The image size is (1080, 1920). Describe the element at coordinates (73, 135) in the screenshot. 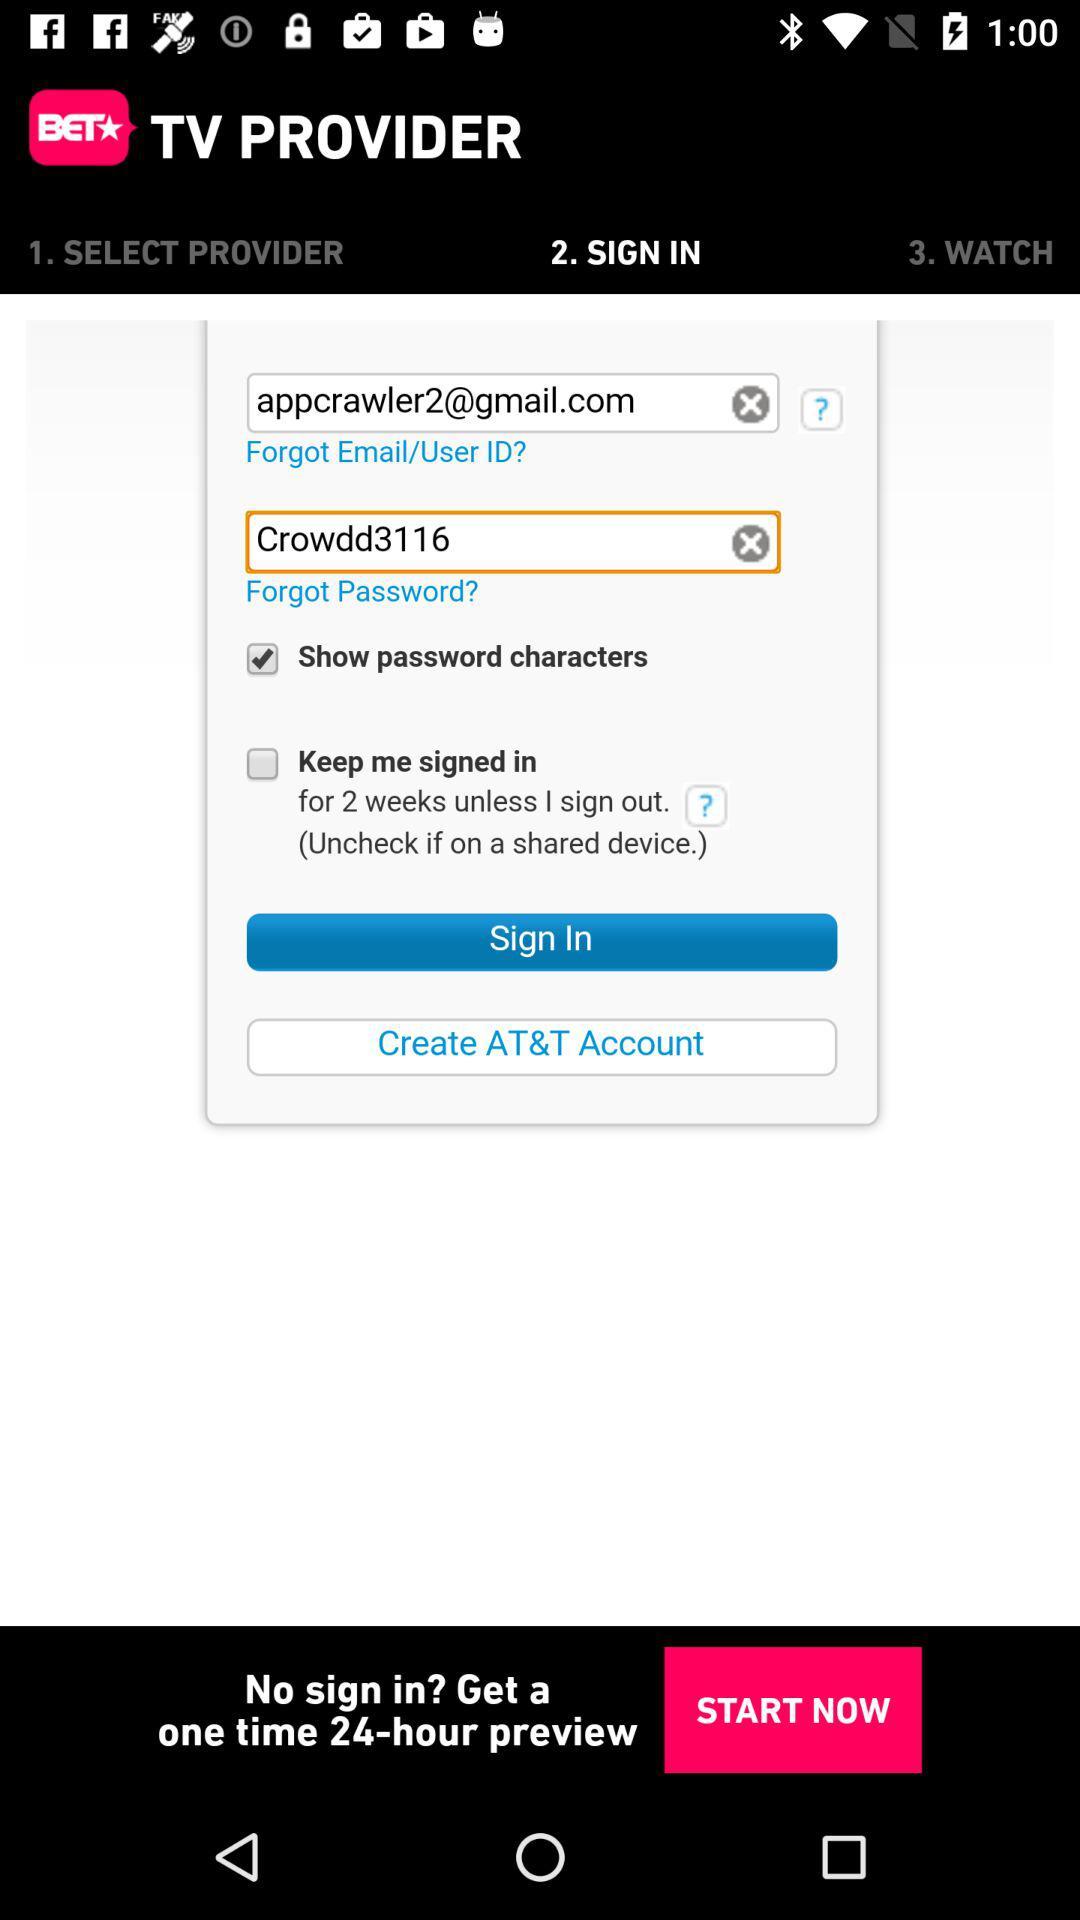

I see `main menu page` at that location.